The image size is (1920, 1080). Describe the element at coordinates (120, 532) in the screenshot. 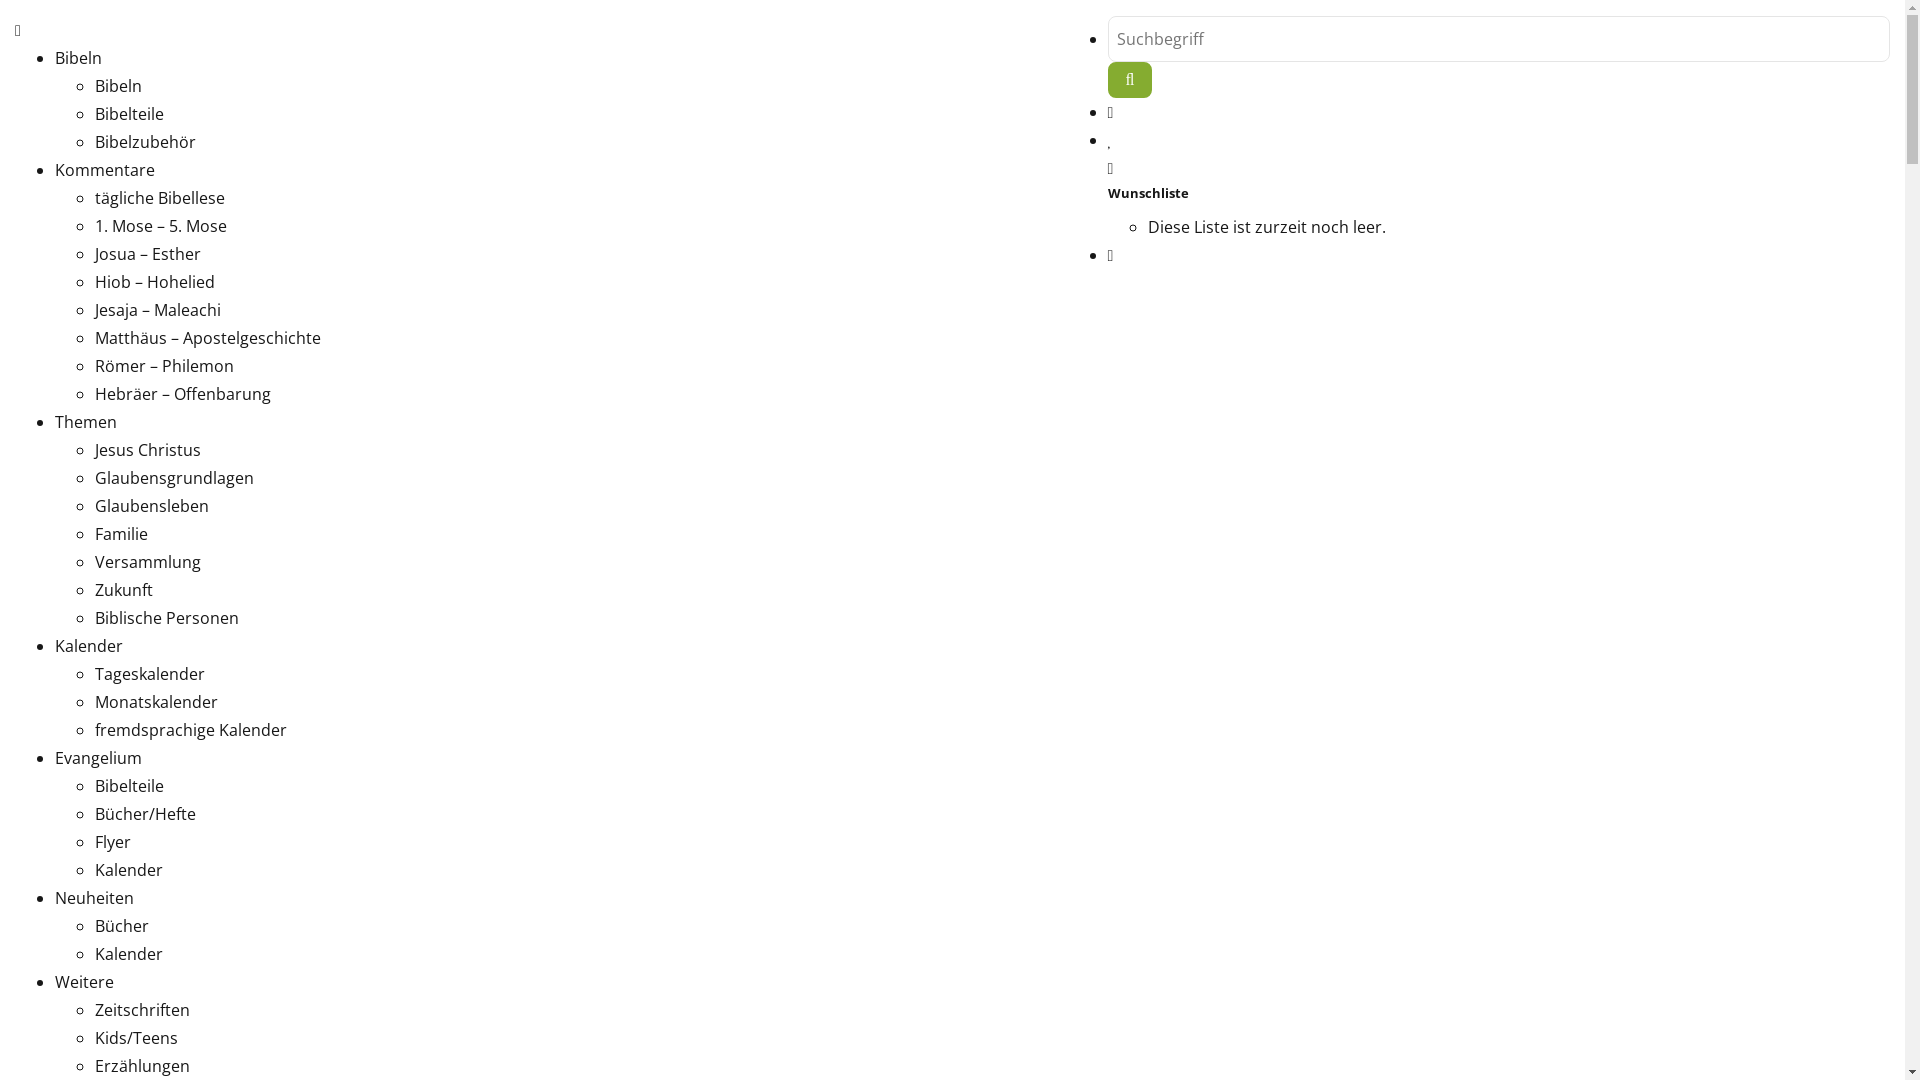

I see `'Familie'` at that location.